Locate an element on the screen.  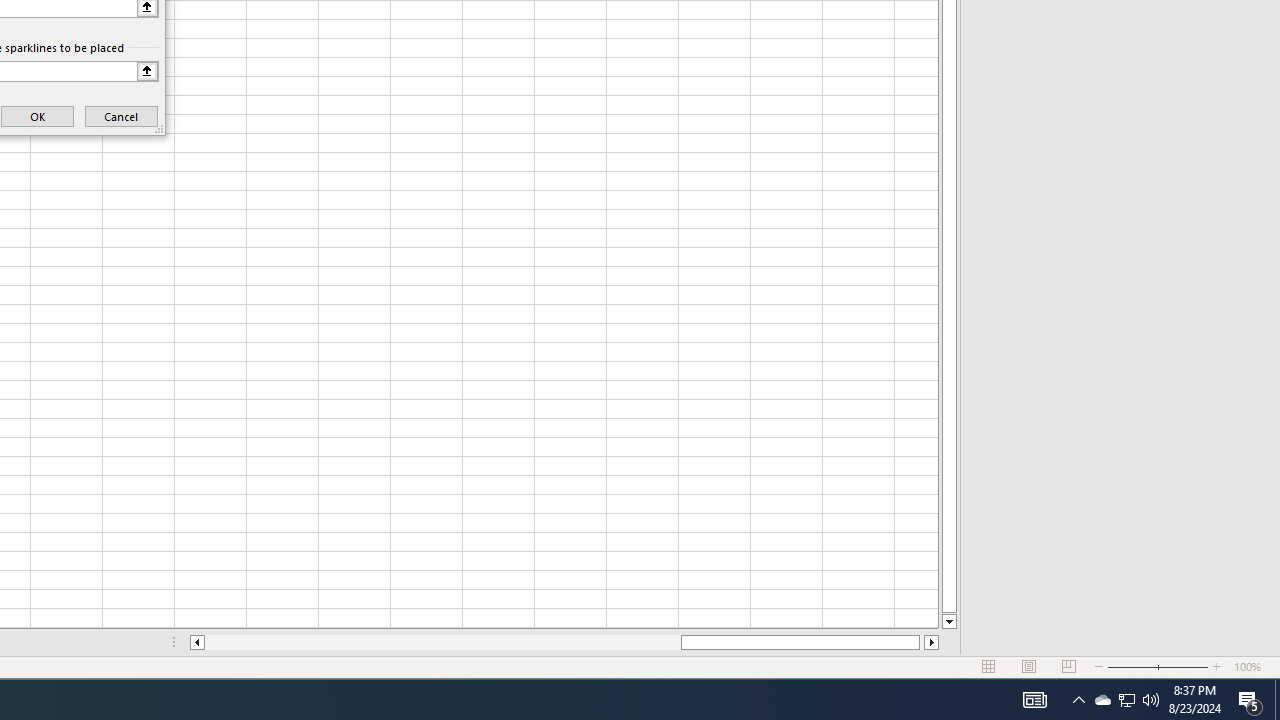
'Zoom In' is located at coordinates (1216, 667).